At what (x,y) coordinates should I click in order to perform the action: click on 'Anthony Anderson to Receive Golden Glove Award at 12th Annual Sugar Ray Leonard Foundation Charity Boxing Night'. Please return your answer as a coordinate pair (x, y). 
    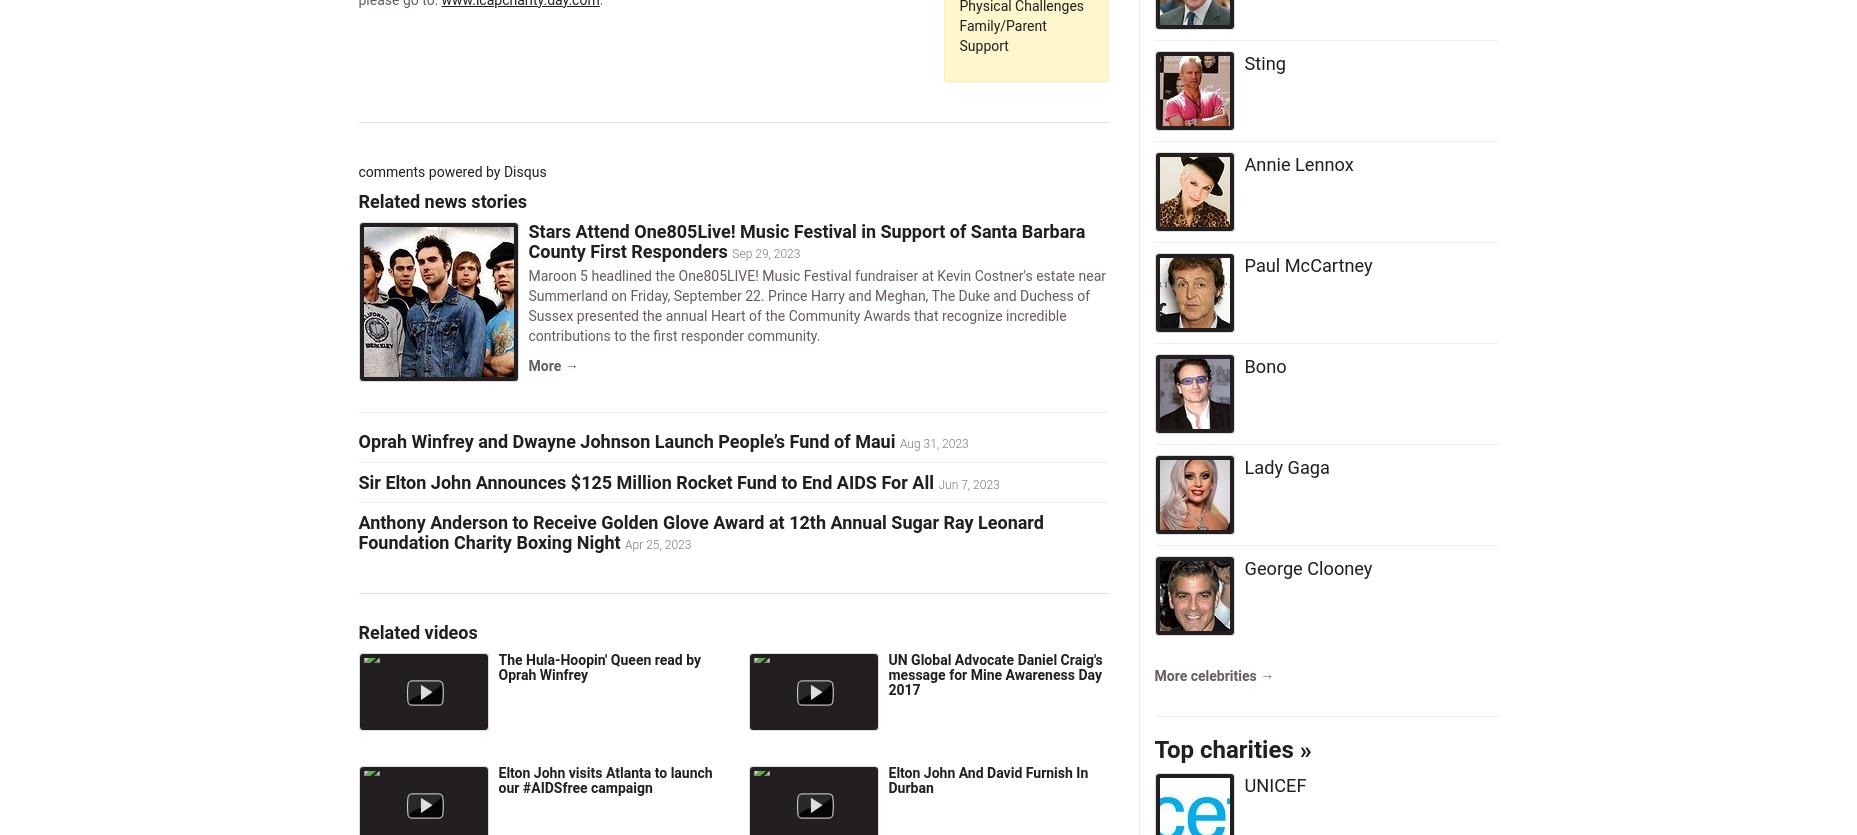
    Looking at the image, I should click on (699, 532).